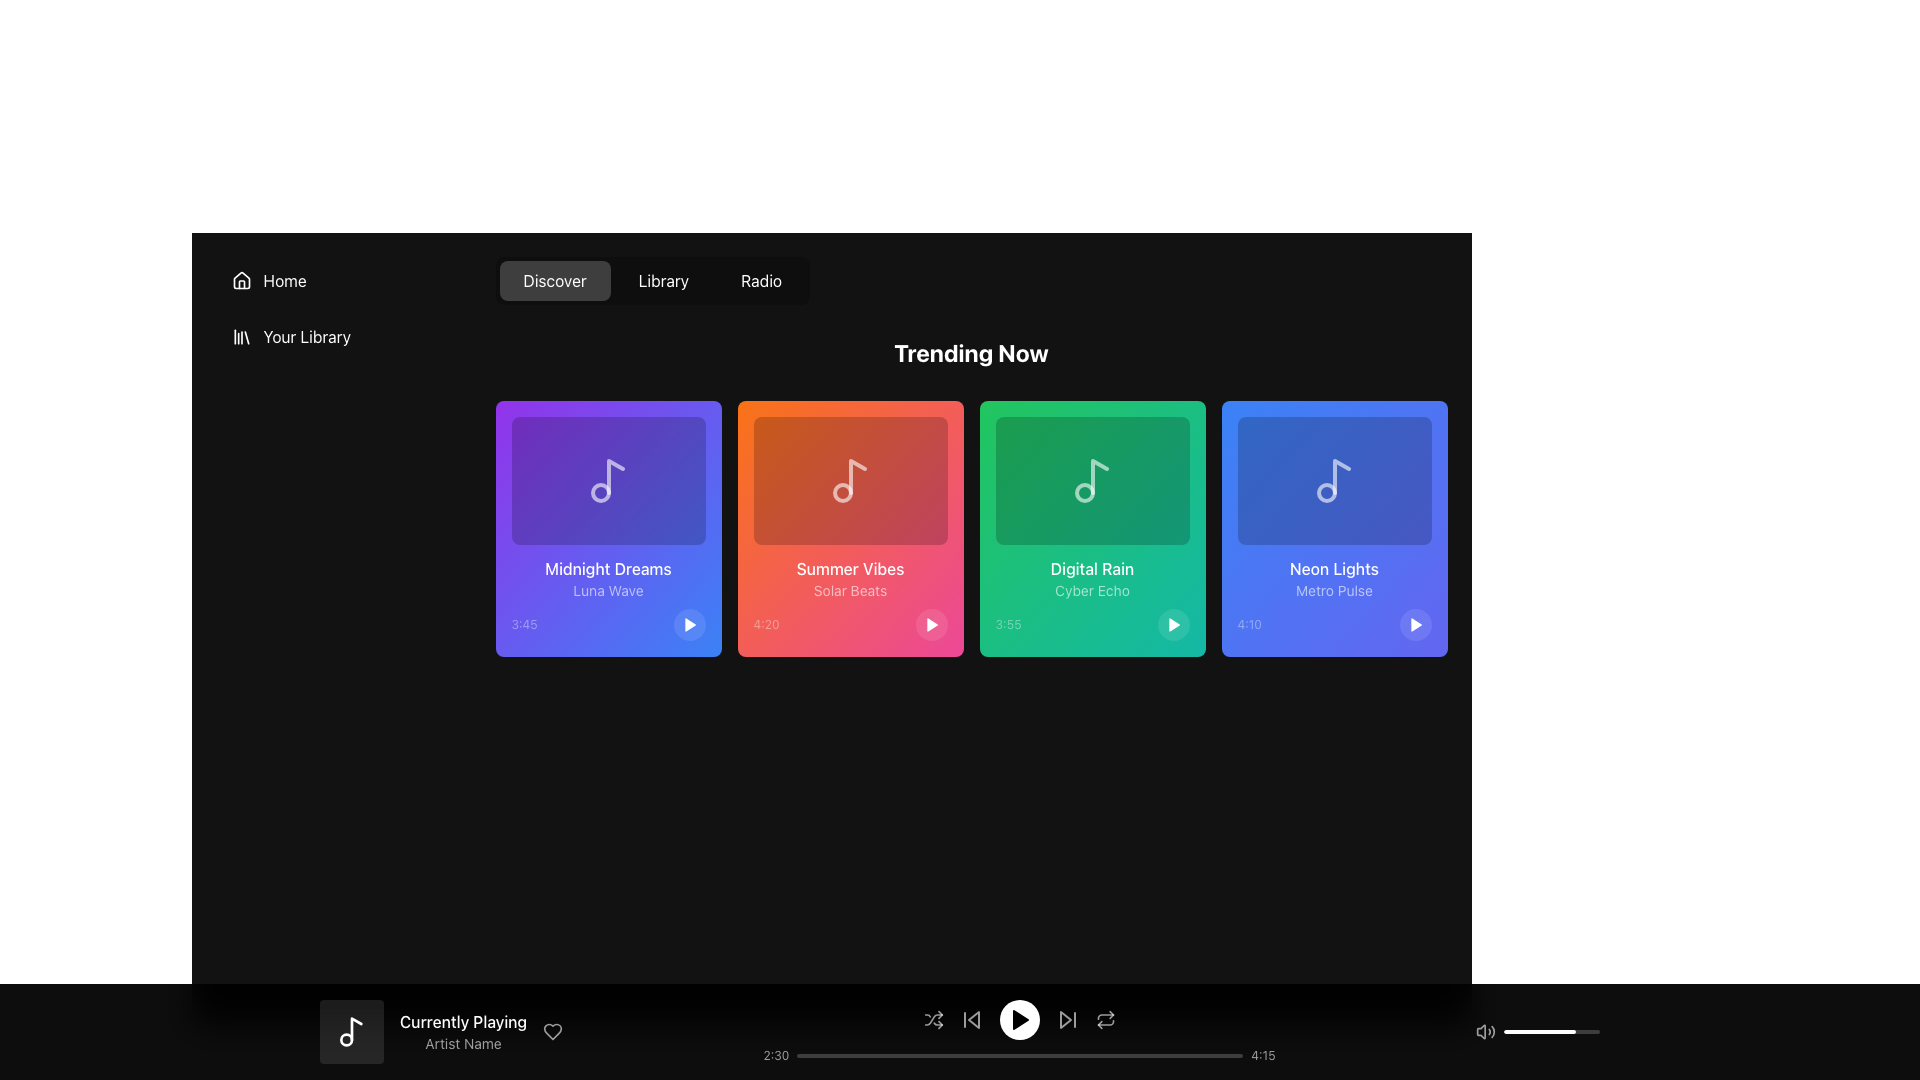  I want to click on the 'Discover' button, which is a rectangular button with the text 'Discover' centered within it, located in the top-center area of the interface, so click(555, 281).